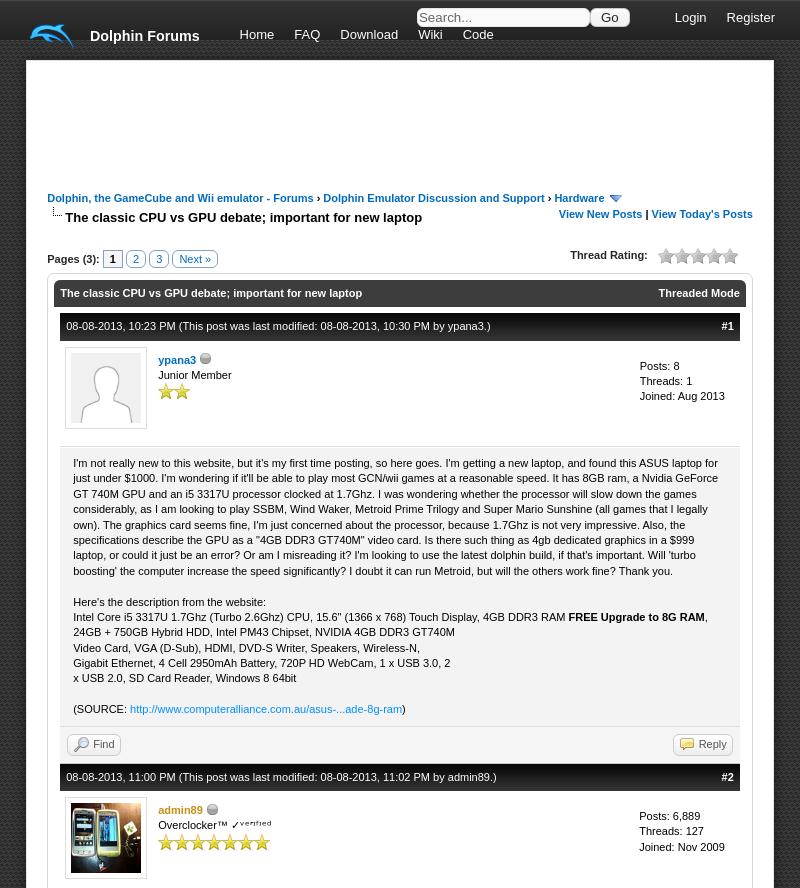  Describe the element at coordinates (645, 212) in the screenshot. I see `'|'` at that location.